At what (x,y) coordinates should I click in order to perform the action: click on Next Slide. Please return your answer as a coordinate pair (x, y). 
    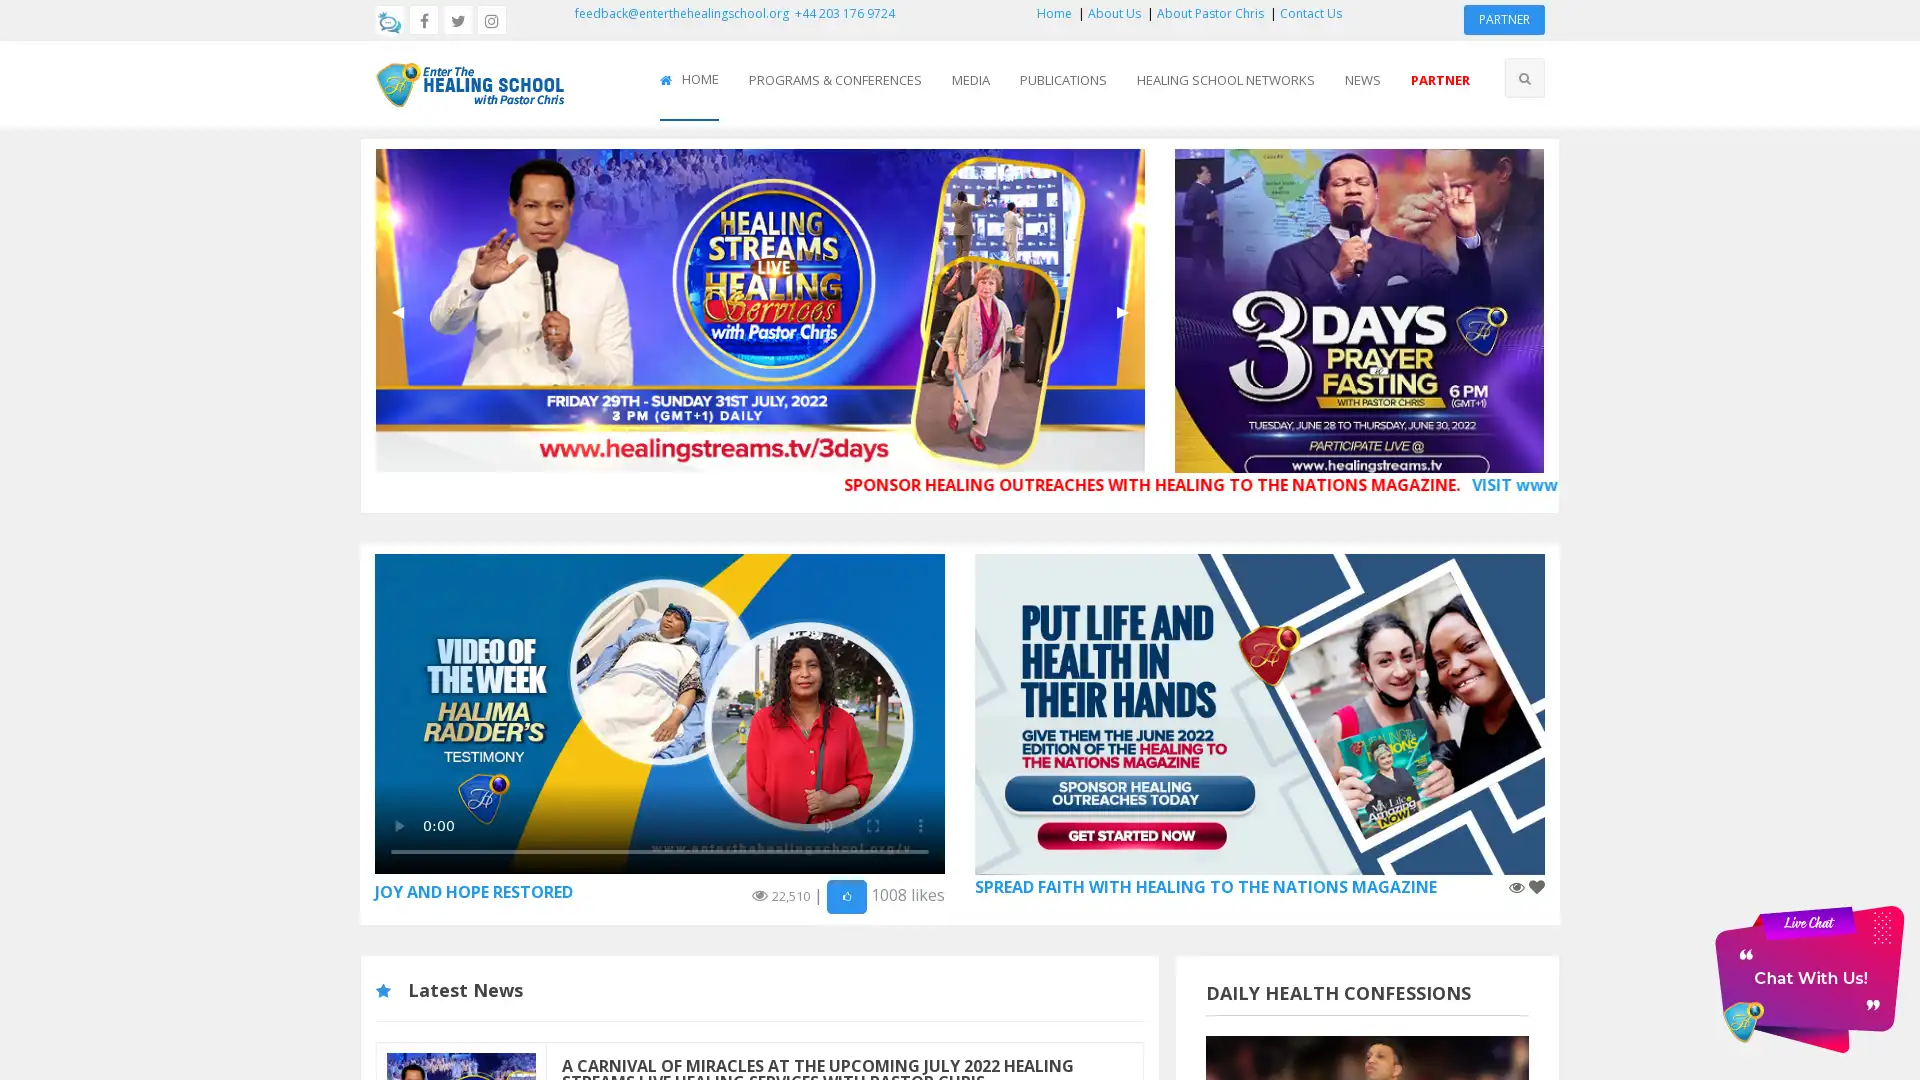
    Looking at the image, I should click on (1122, 311).